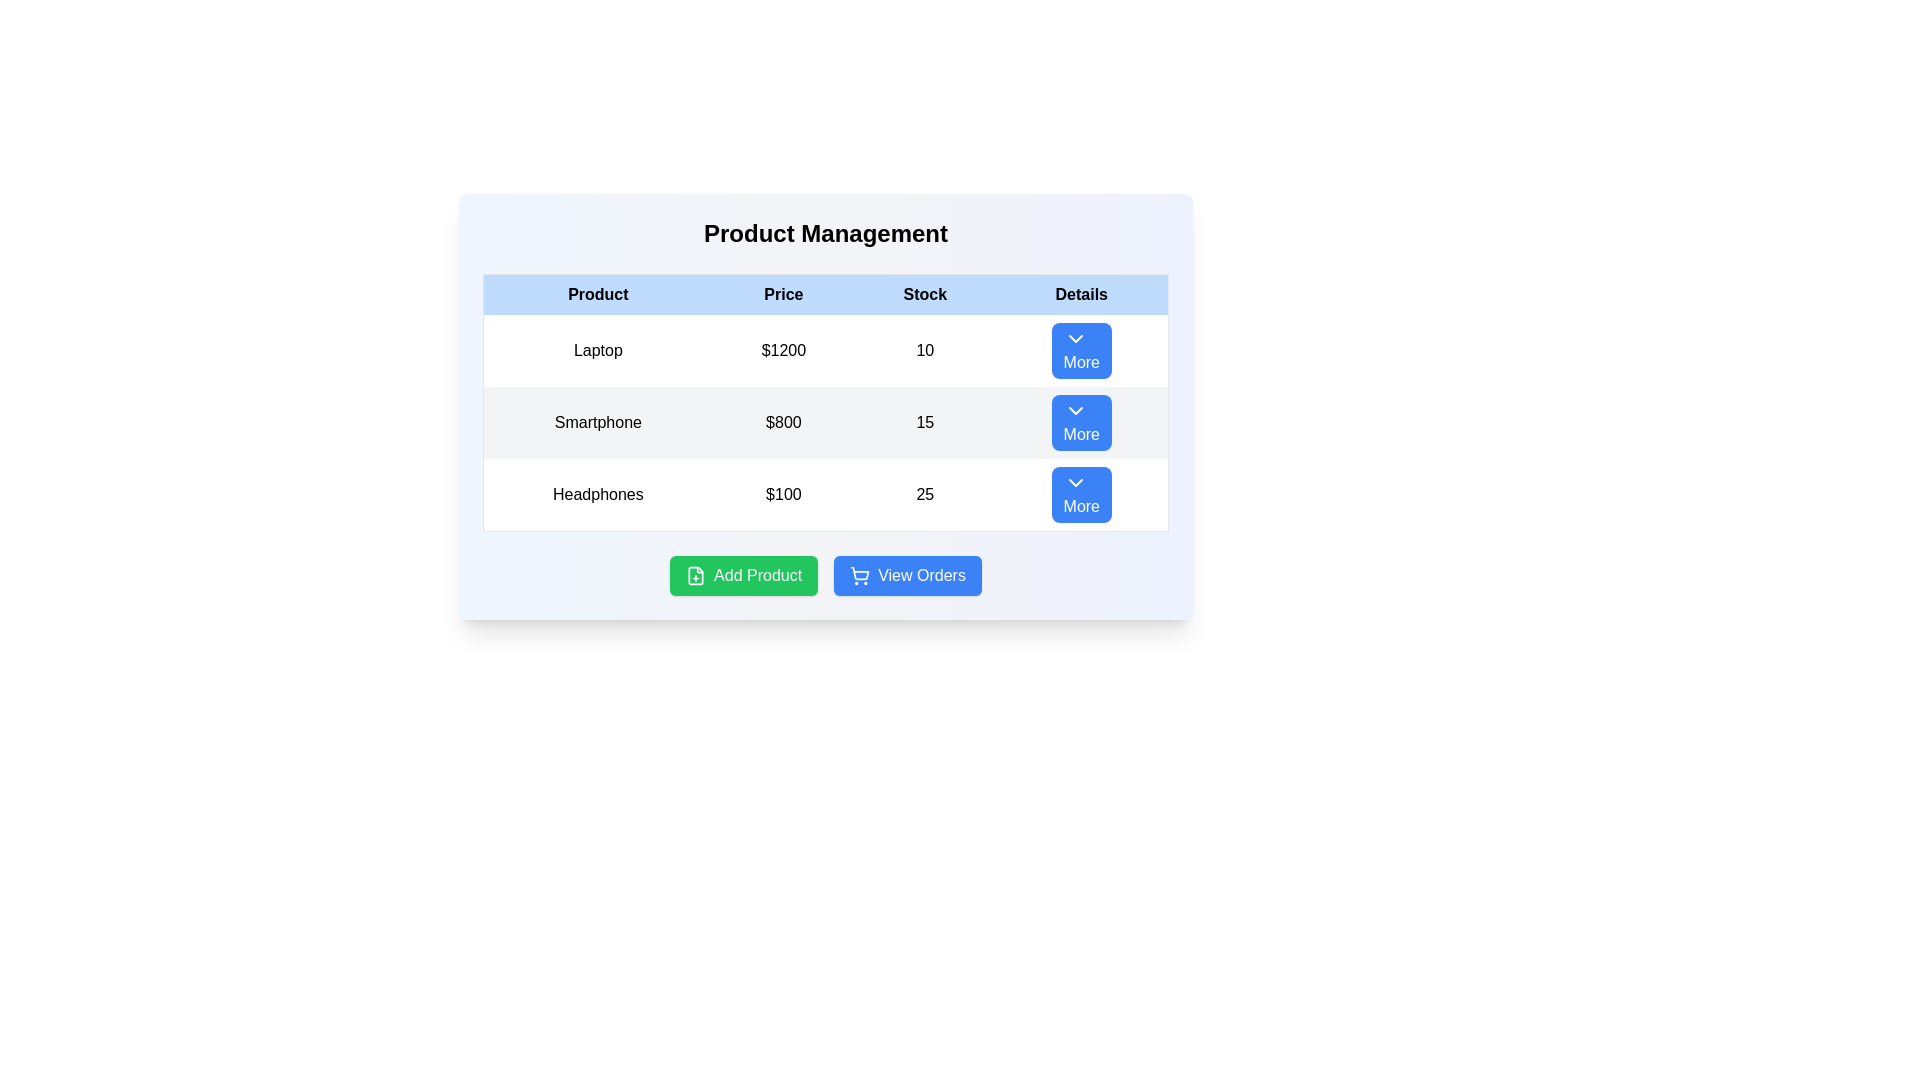 This screenshot has width=1920, height=1080. Describe the element at coordinates (906, 575) in the screenshot. I see `the button used for viewing orders, located to the right of the 'Add Product' green button in the bottom center of the interface` at that location.